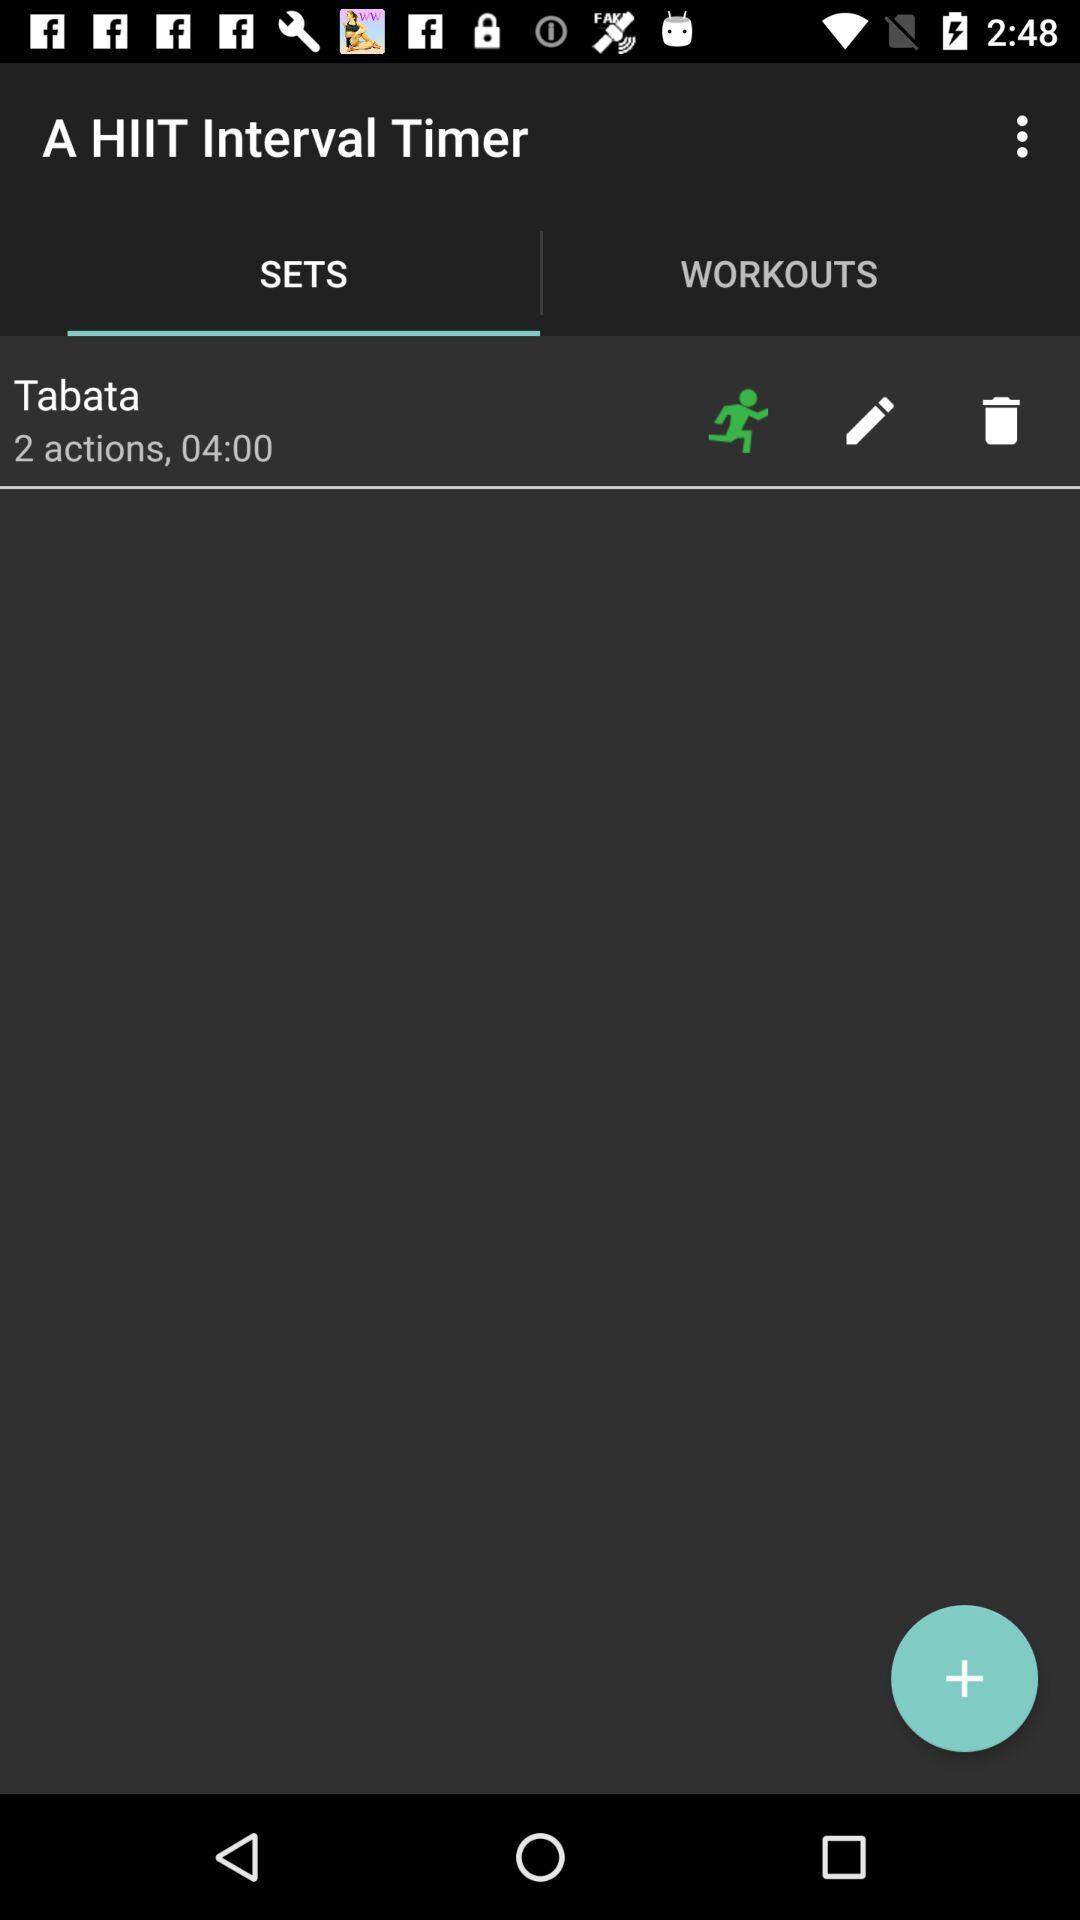 The image size is (1080, 1920). What do you see at coordinates (868, 419) in the screenshot?
I see `item below the workouts` at bounding box center [868, 419].